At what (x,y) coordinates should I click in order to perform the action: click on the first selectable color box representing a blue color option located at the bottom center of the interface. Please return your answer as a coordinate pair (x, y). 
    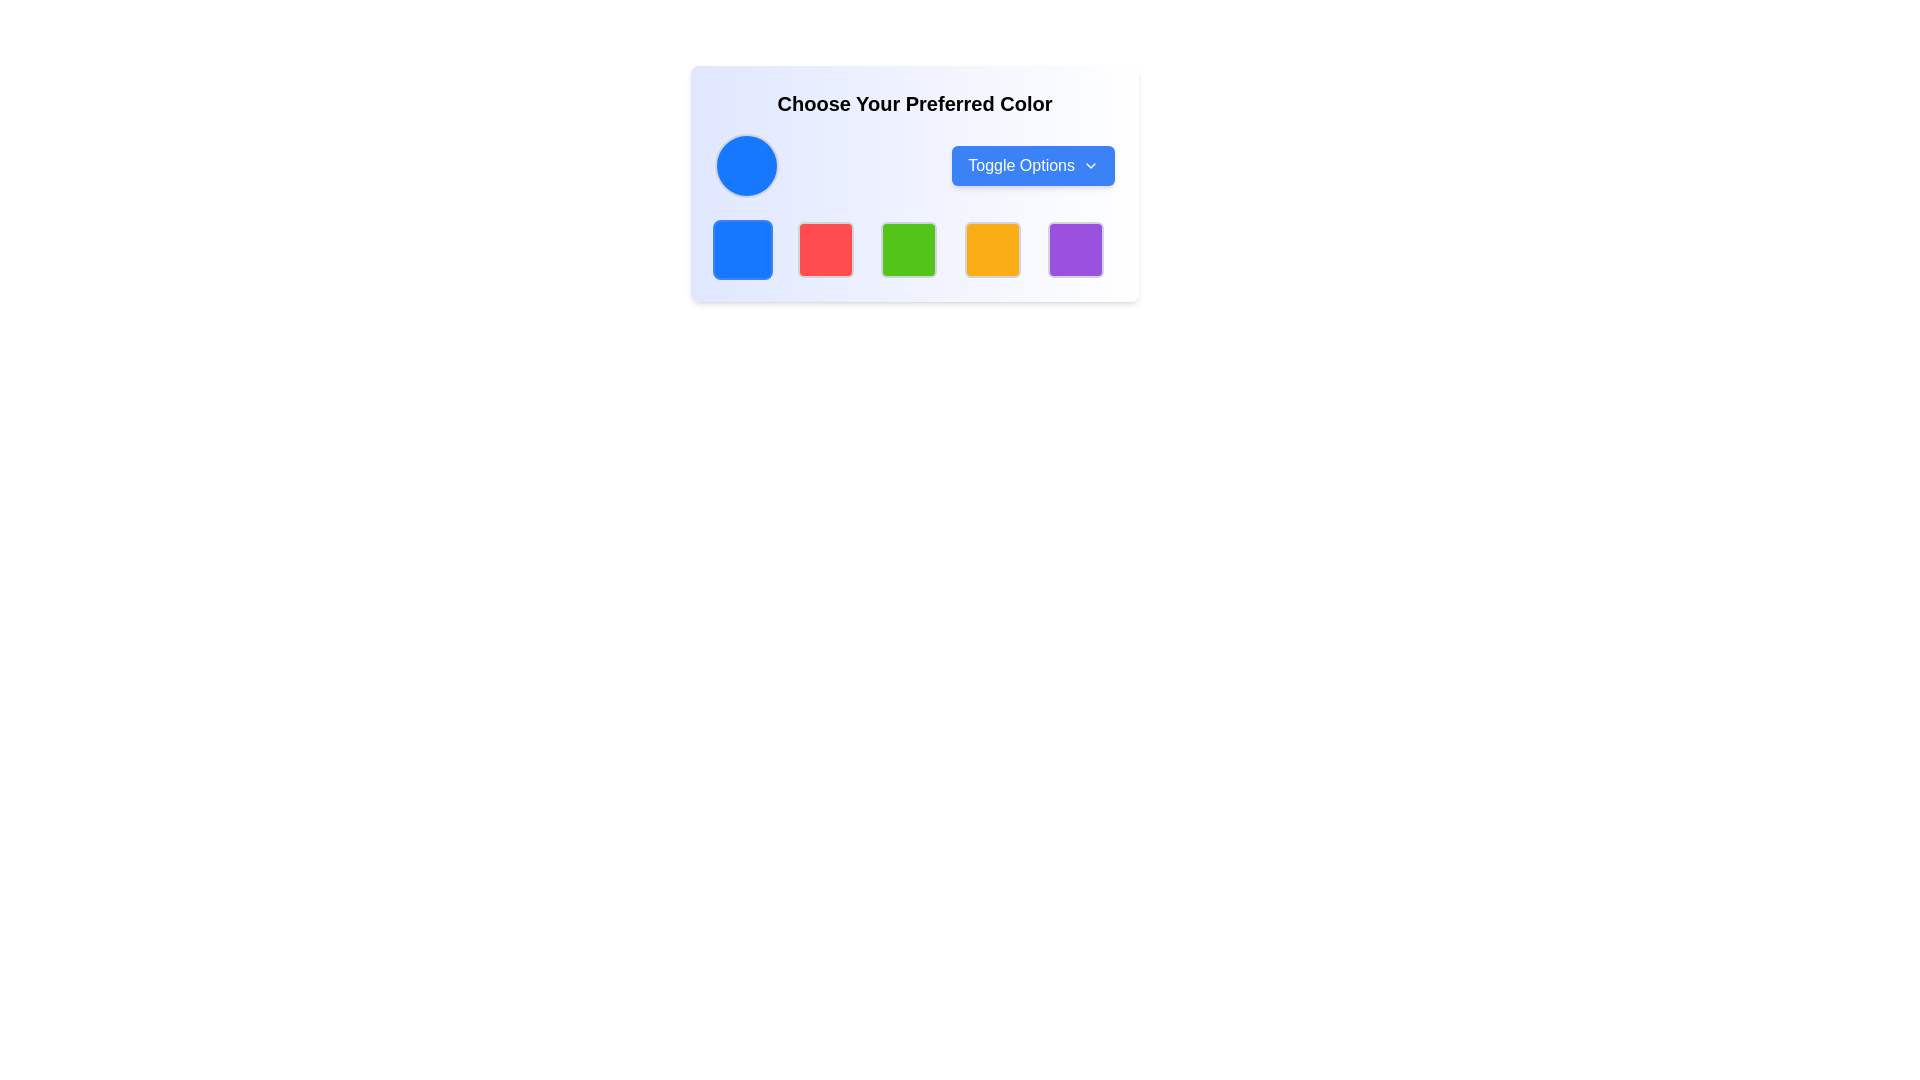
    Looking at the image, I should click on (742, 249).